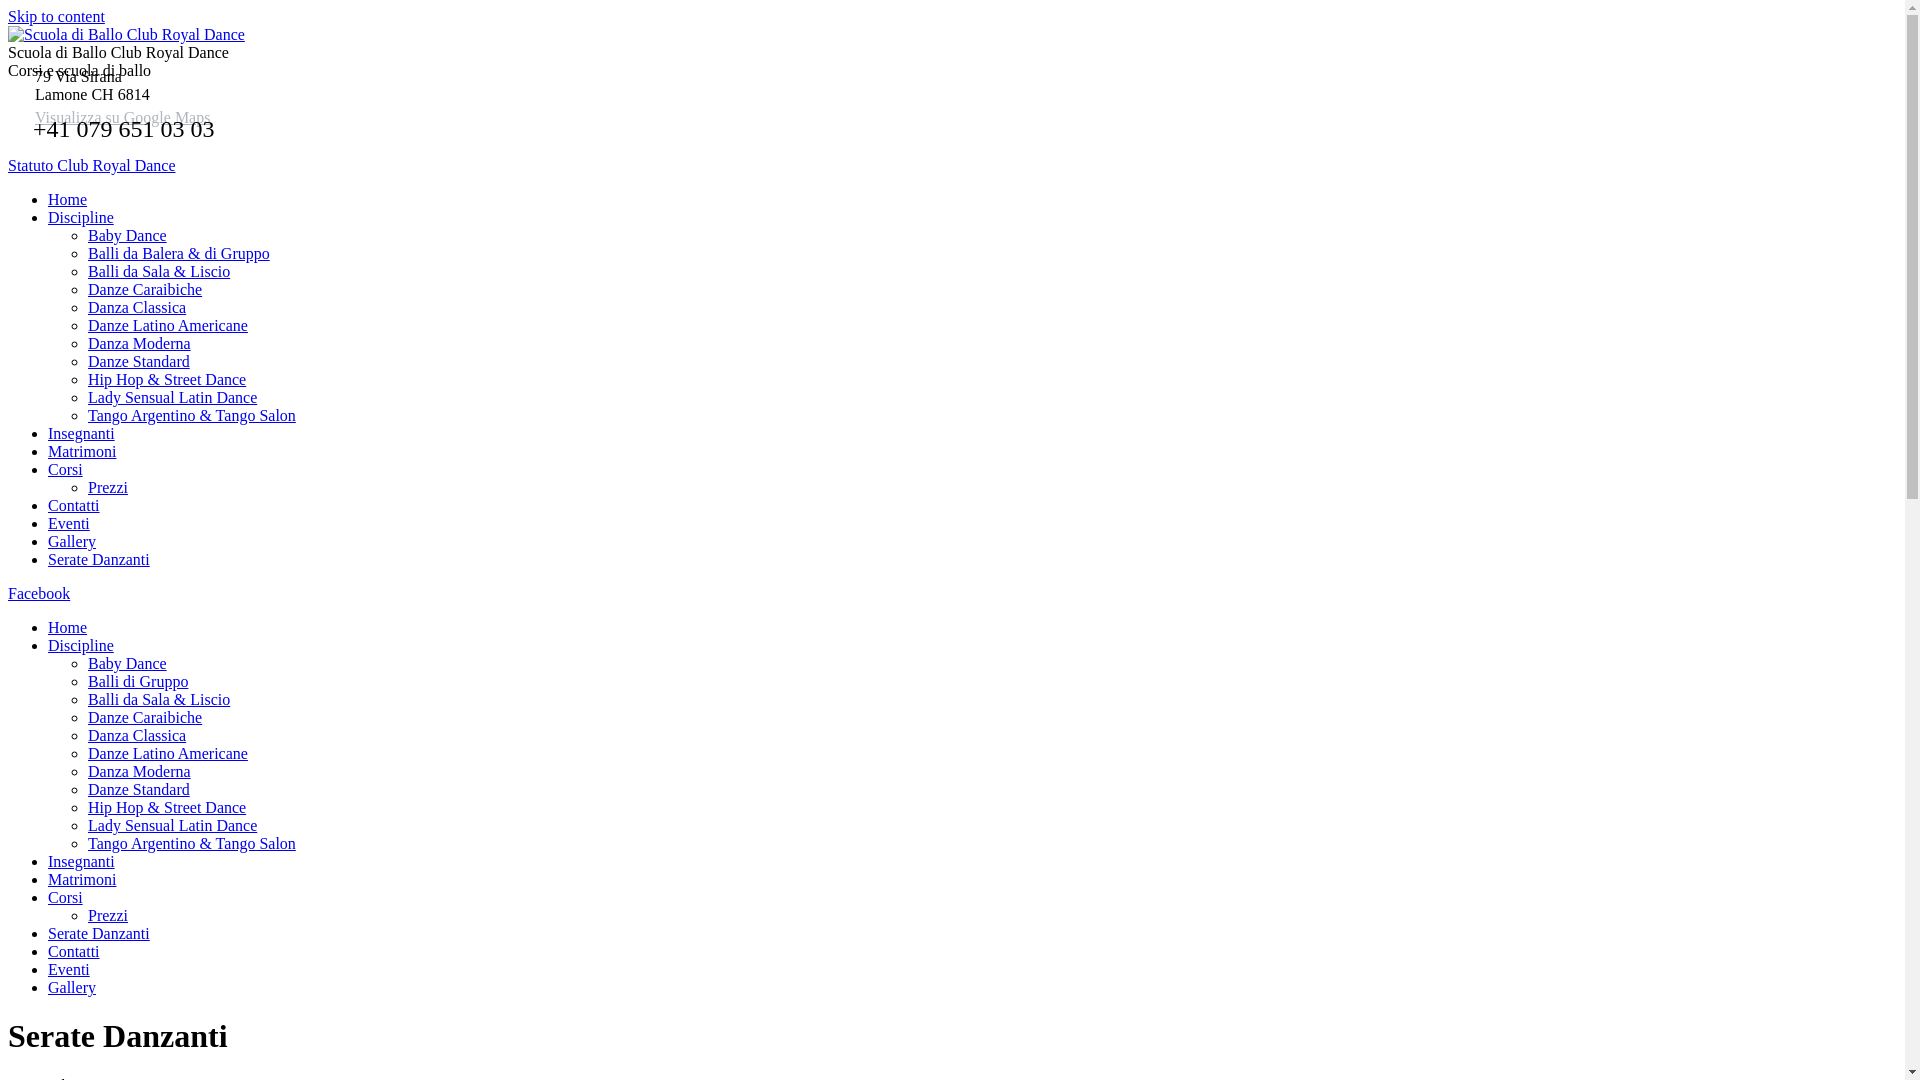 The image size is (1920, 1080). What do you see at coordinates (38, 592) in the screenshot?
I see `'Facebook'` at bounding box center [38, 592].